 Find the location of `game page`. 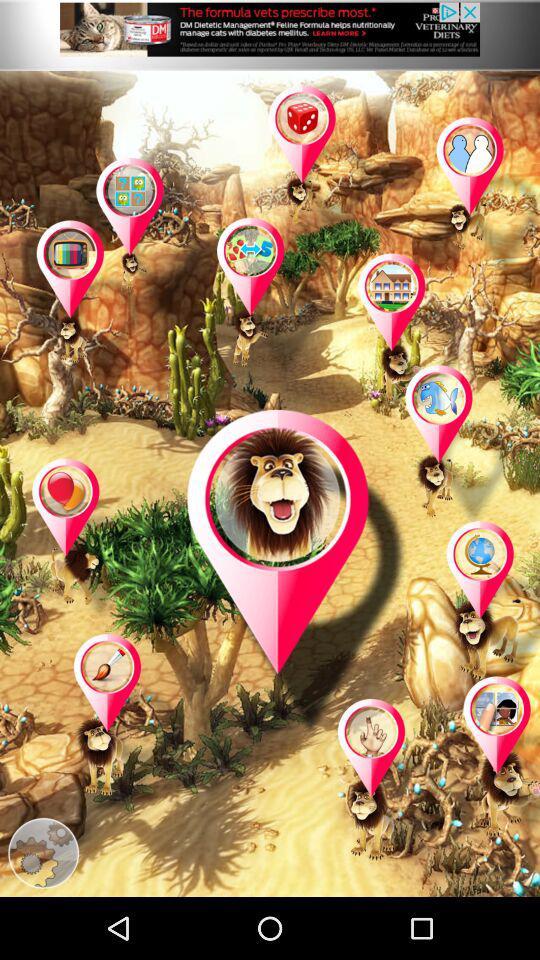

game page is located at coordinates (90, 302).